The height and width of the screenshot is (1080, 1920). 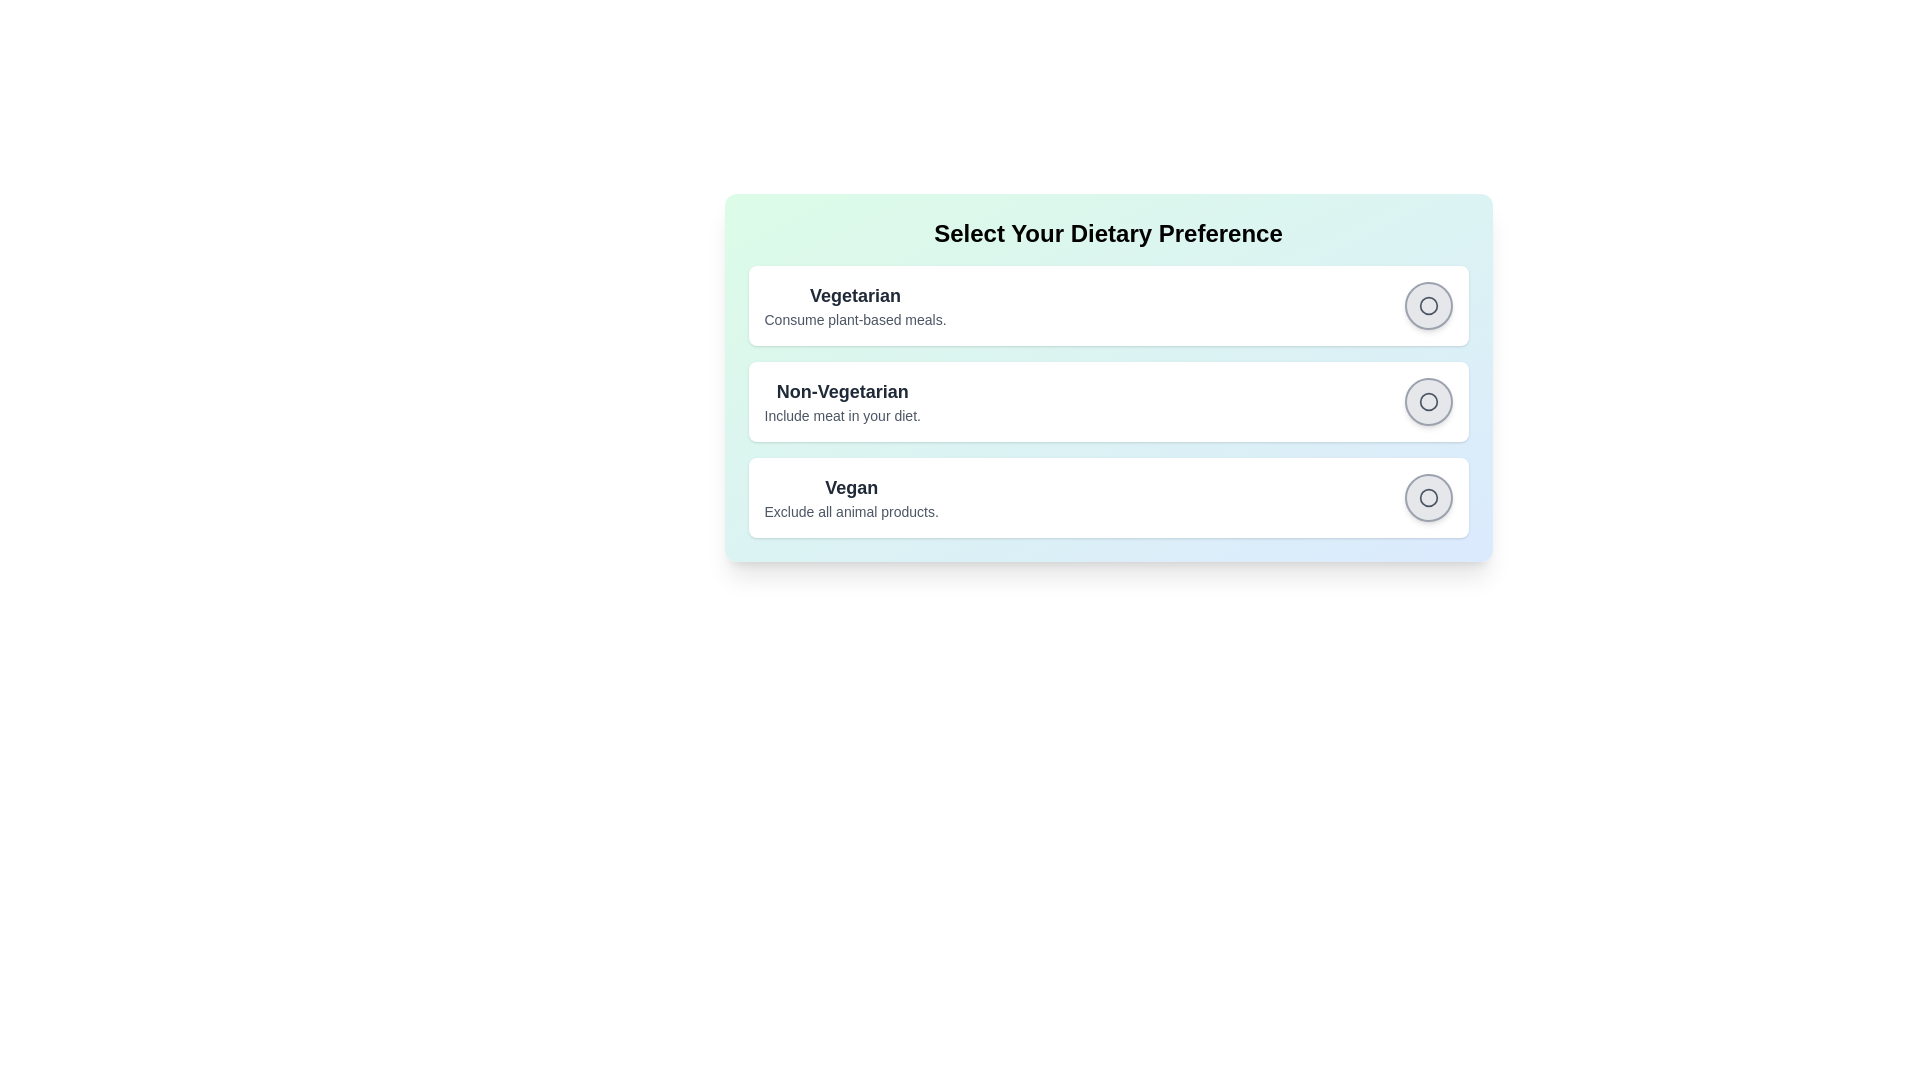 I want to click on the text label for 'Non-Vegetarian' dietary preference to read its description, which informs the user about this choice and its implications, so click(x=842, y=401).